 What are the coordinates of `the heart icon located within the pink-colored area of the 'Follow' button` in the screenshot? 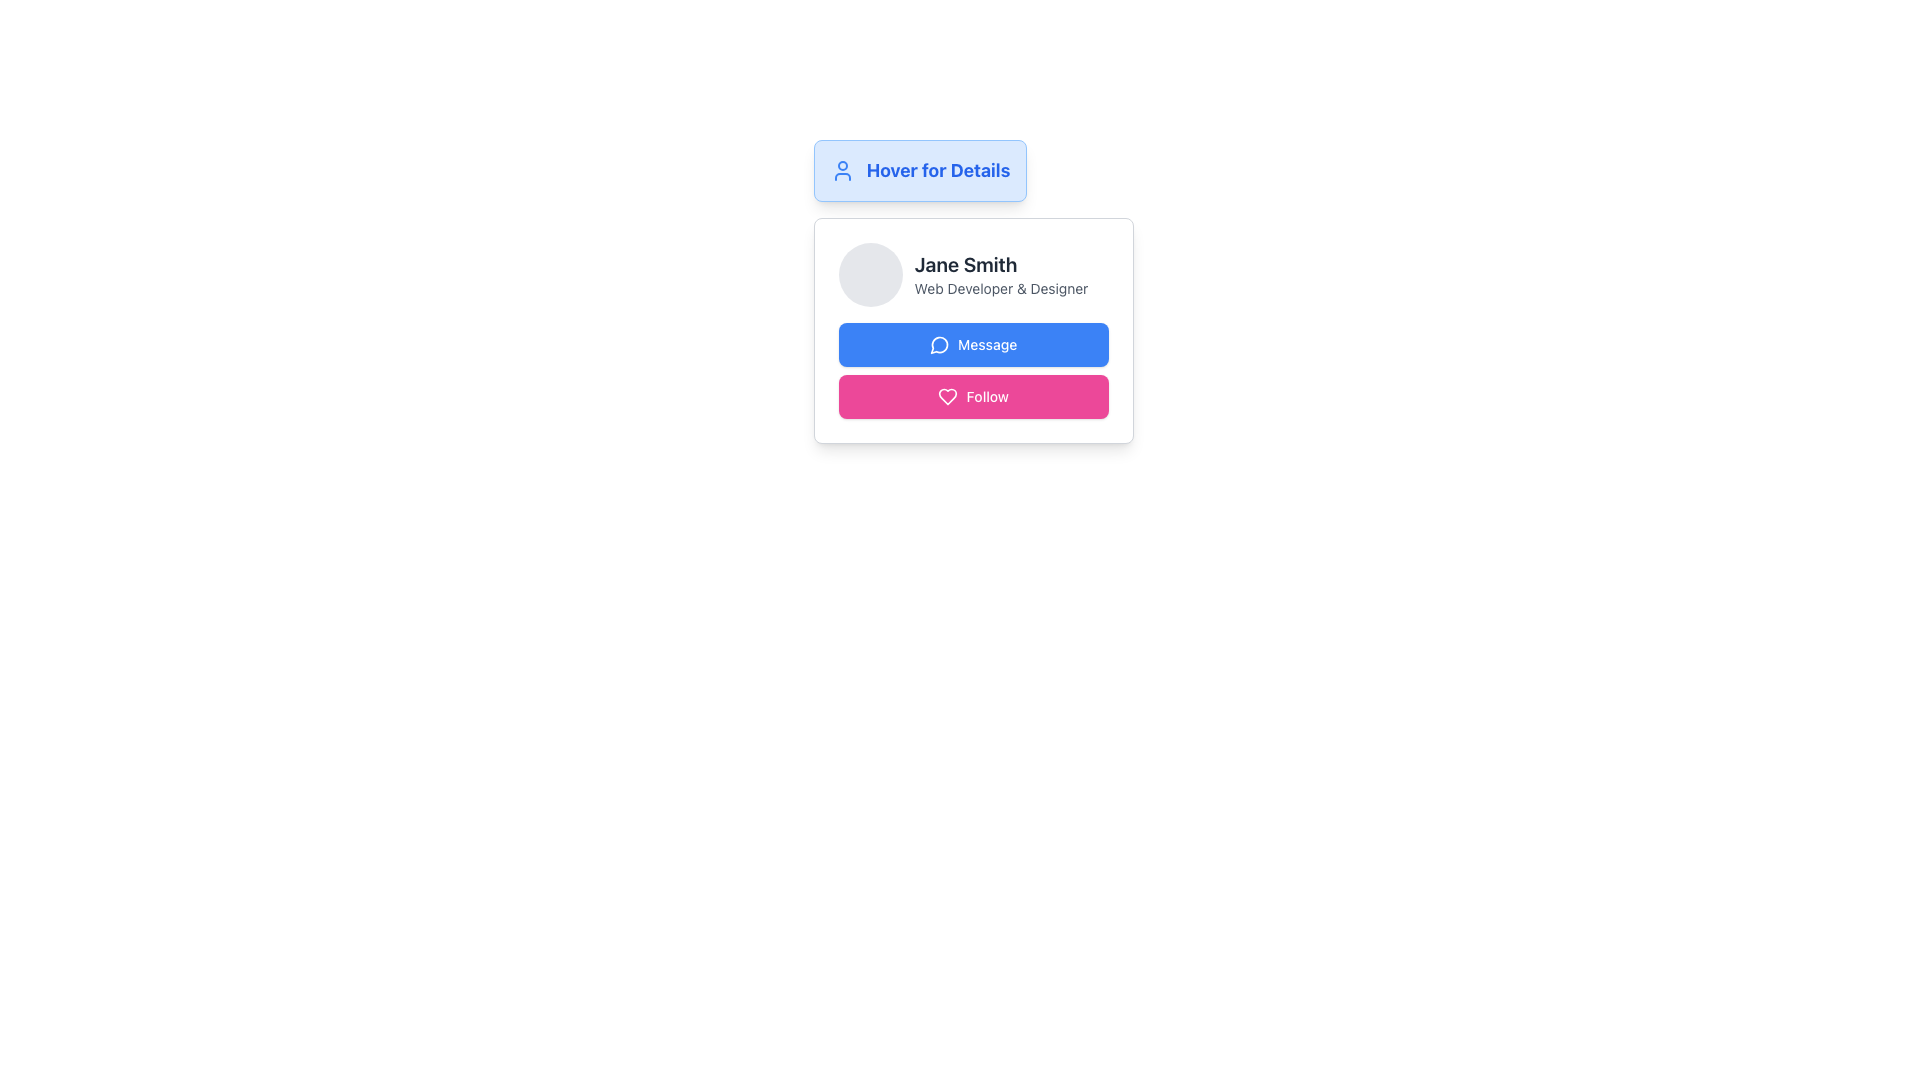 It's located at (947, 397).